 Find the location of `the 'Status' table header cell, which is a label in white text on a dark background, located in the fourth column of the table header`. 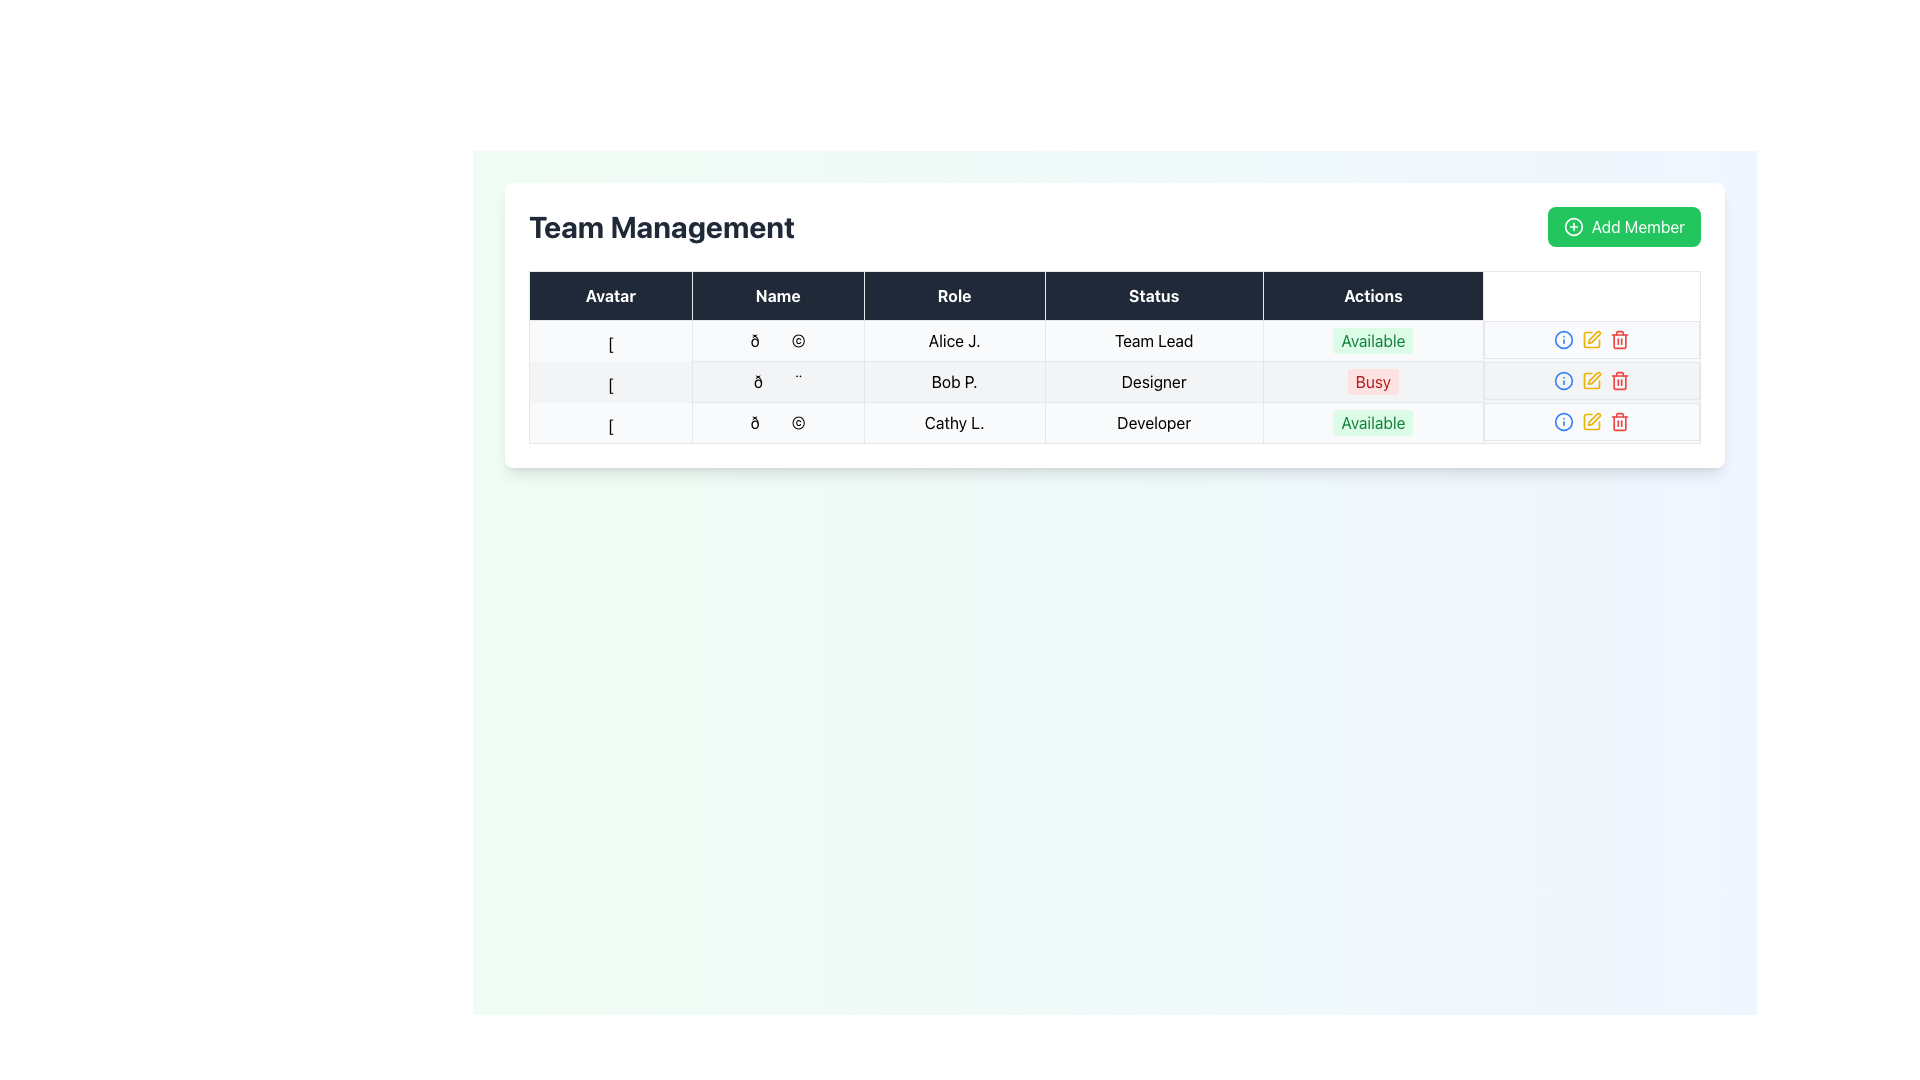

the 'Status' table header cell, which is a label in white text on a dark background, located in the fourth column of the table header is located at coordinates (1154, 296).